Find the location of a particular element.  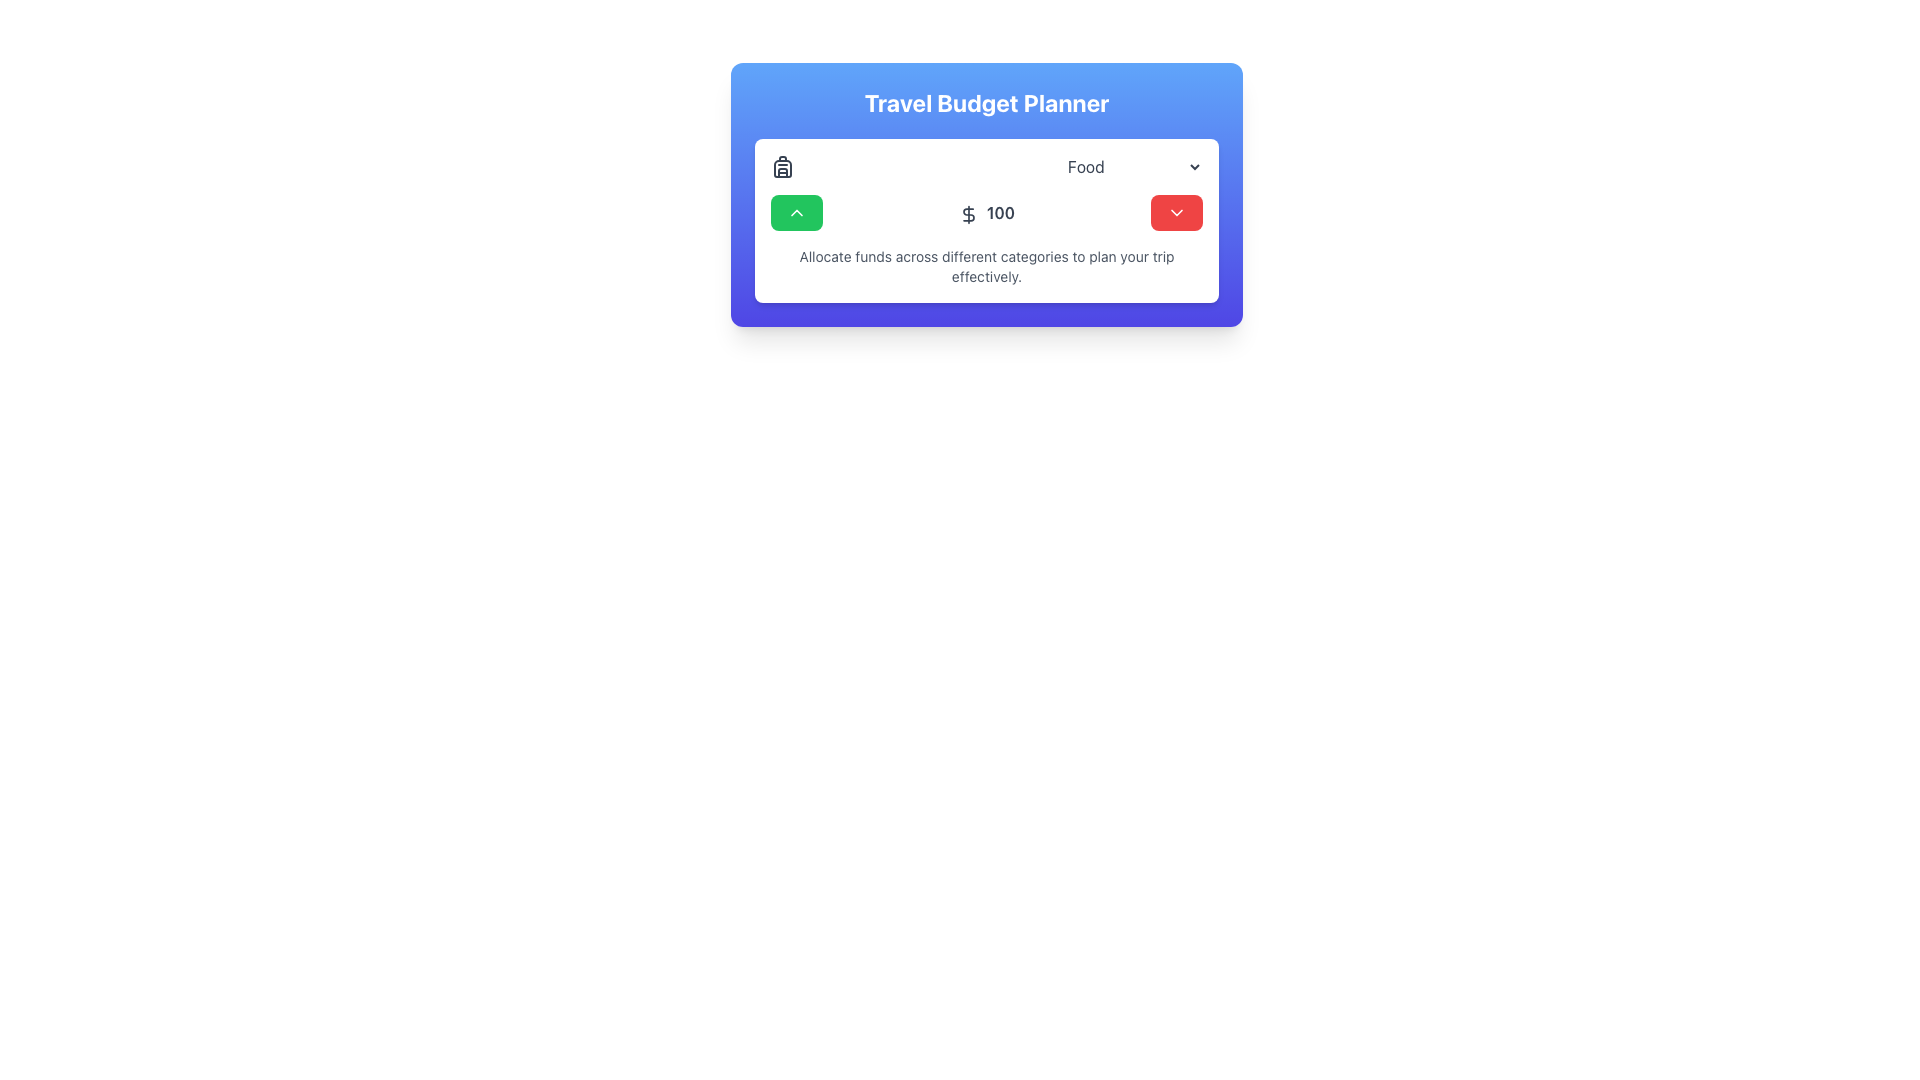

the text label stating 'Allocate funds across different categories to plan your trip effectively' located in the bottom section of the 'Travel Budget Planner' card interface is located at coordinates (987, 265).